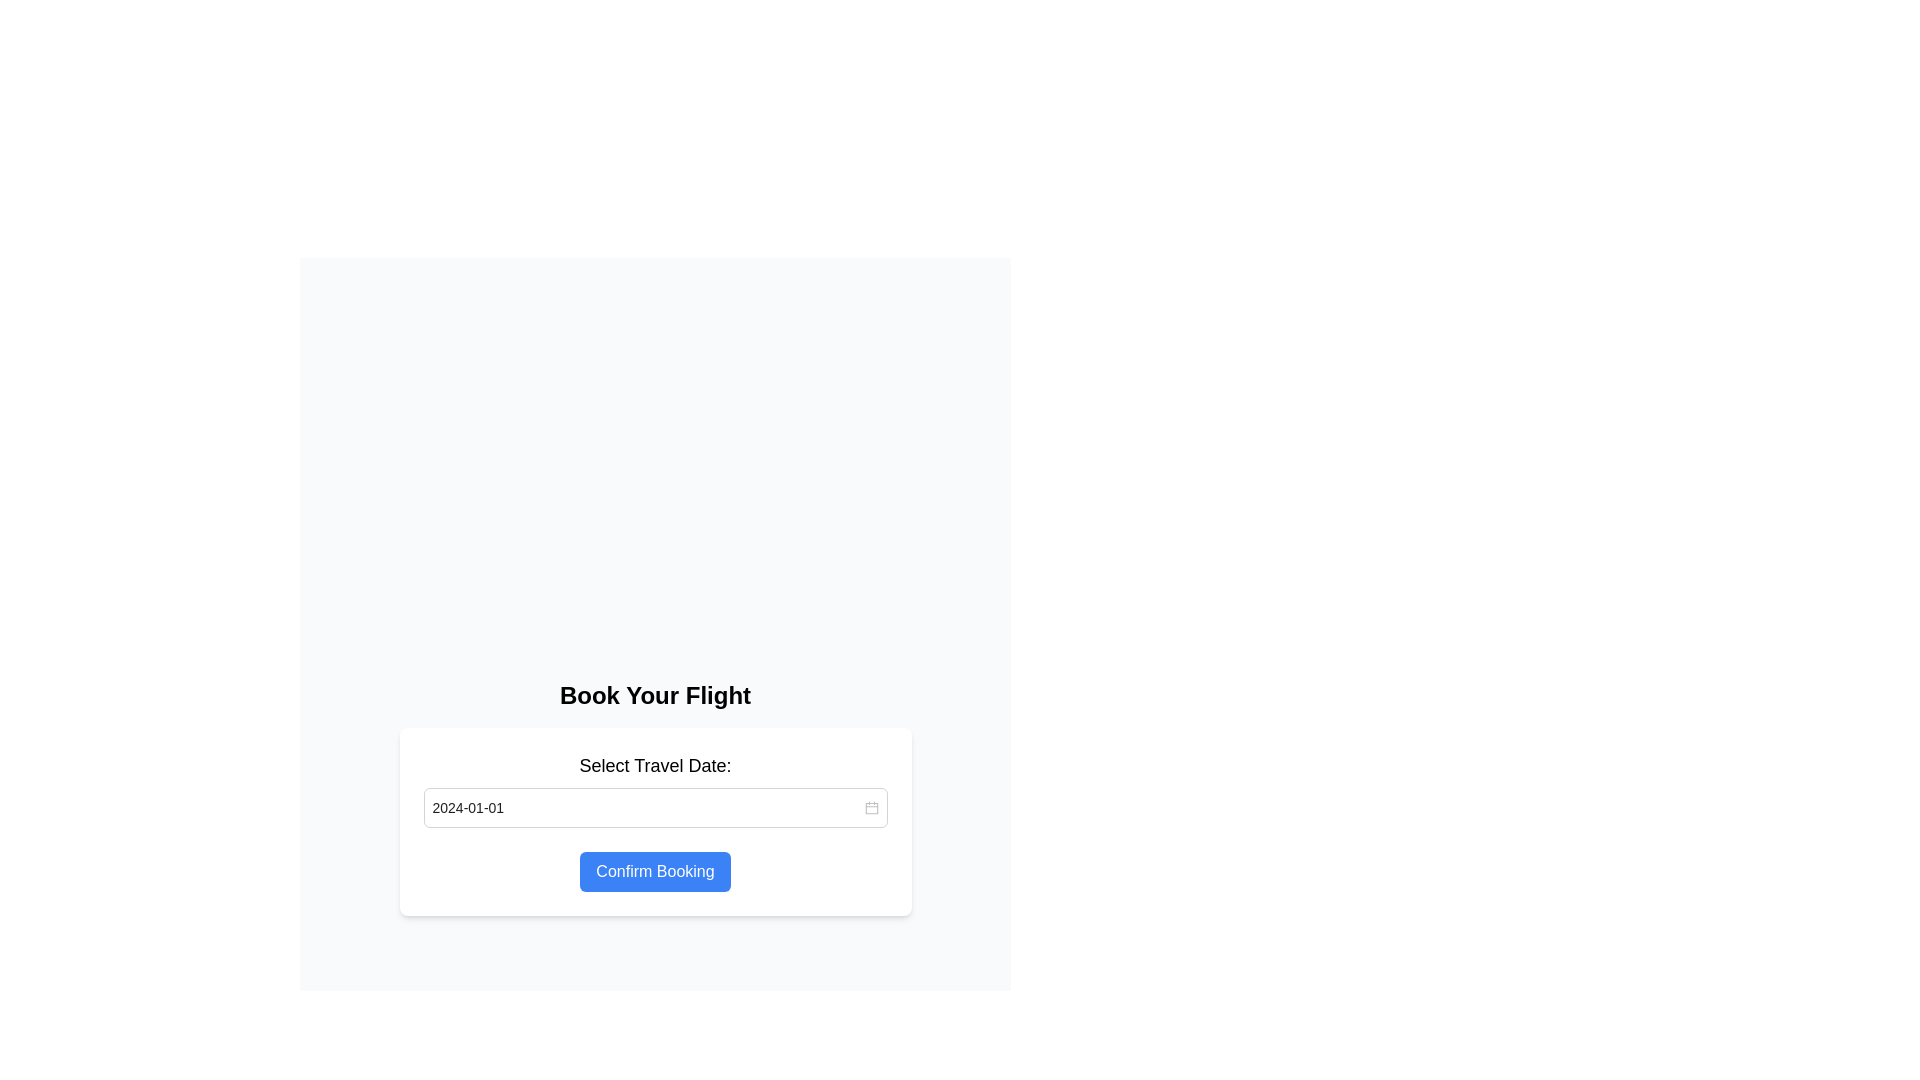  I want to click on the Date Selection Field Section, so click(655, 789).